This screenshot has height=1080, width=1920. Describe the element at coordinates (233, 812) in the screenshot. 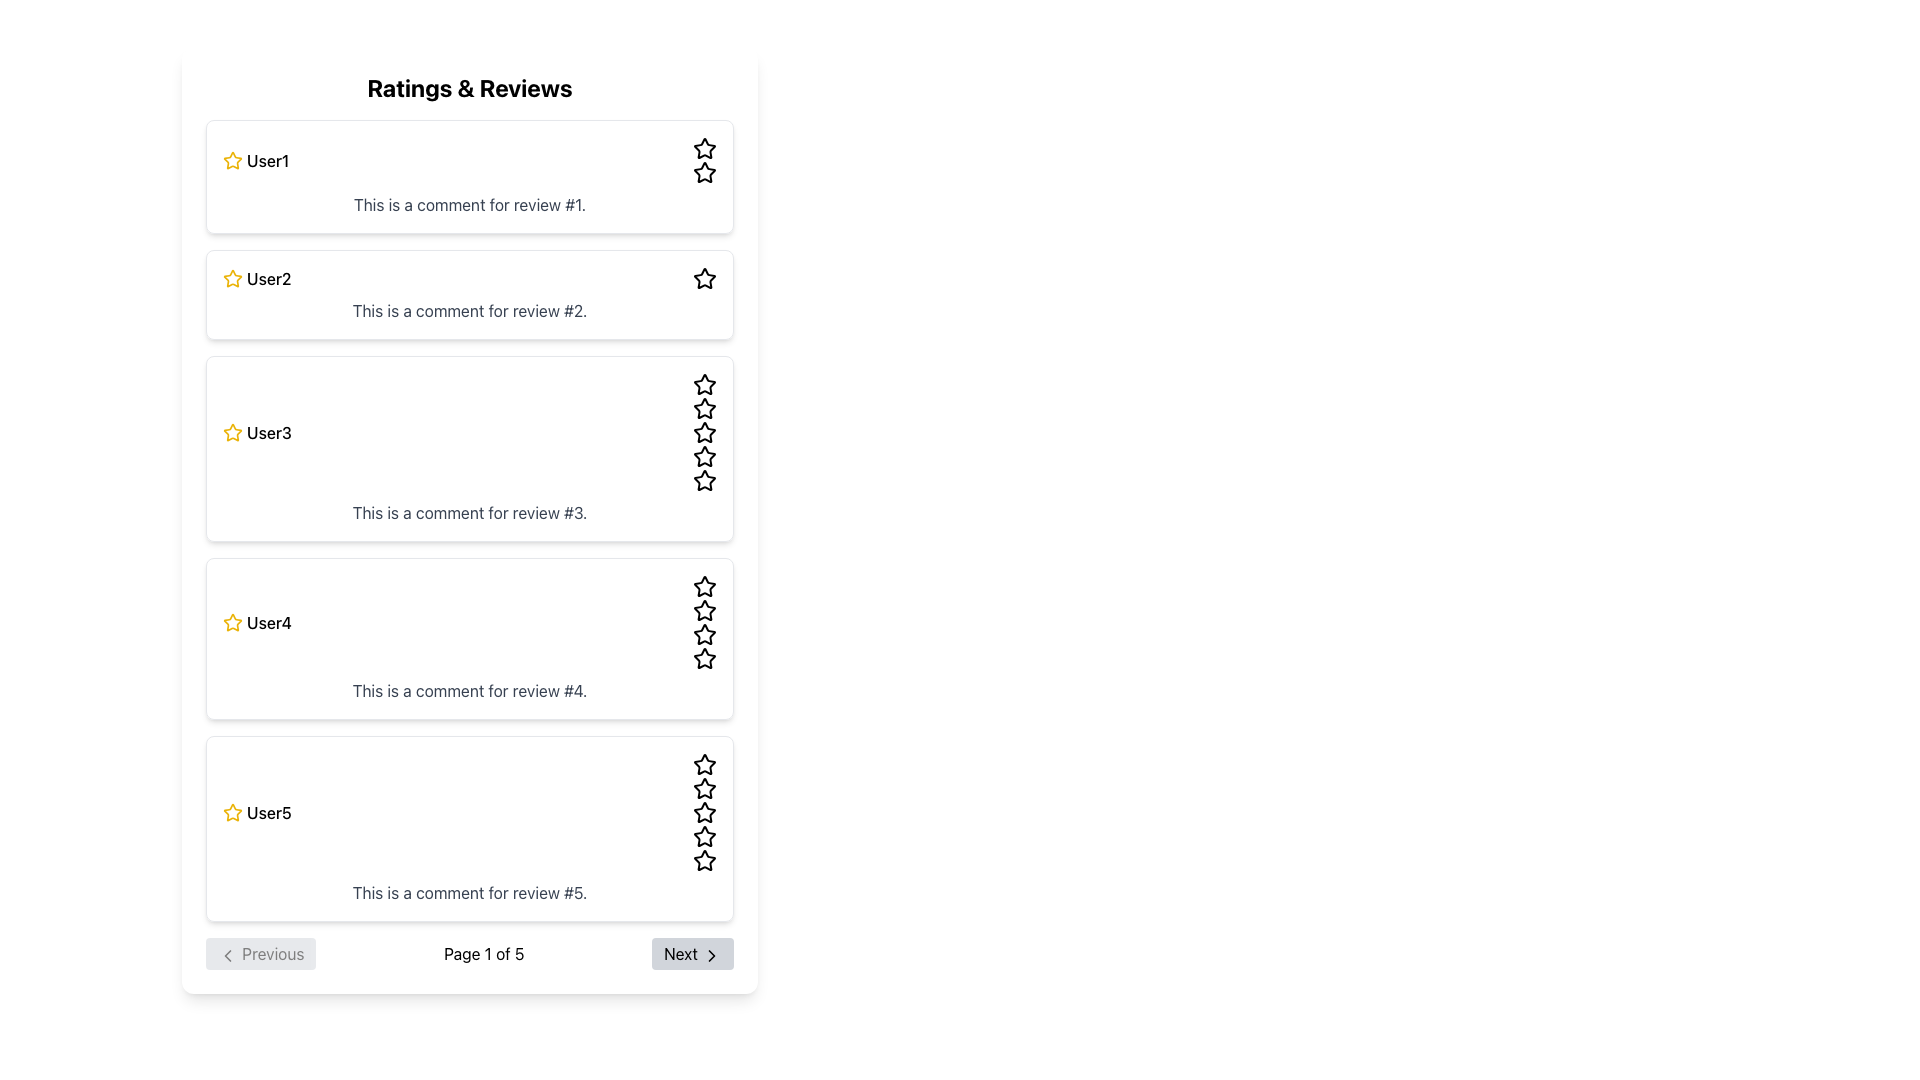

I see `the yellow star-shaped icon with a white interior that indicates ratings, located to the left of the 'User5' review in the fifth item of the list` at that location.